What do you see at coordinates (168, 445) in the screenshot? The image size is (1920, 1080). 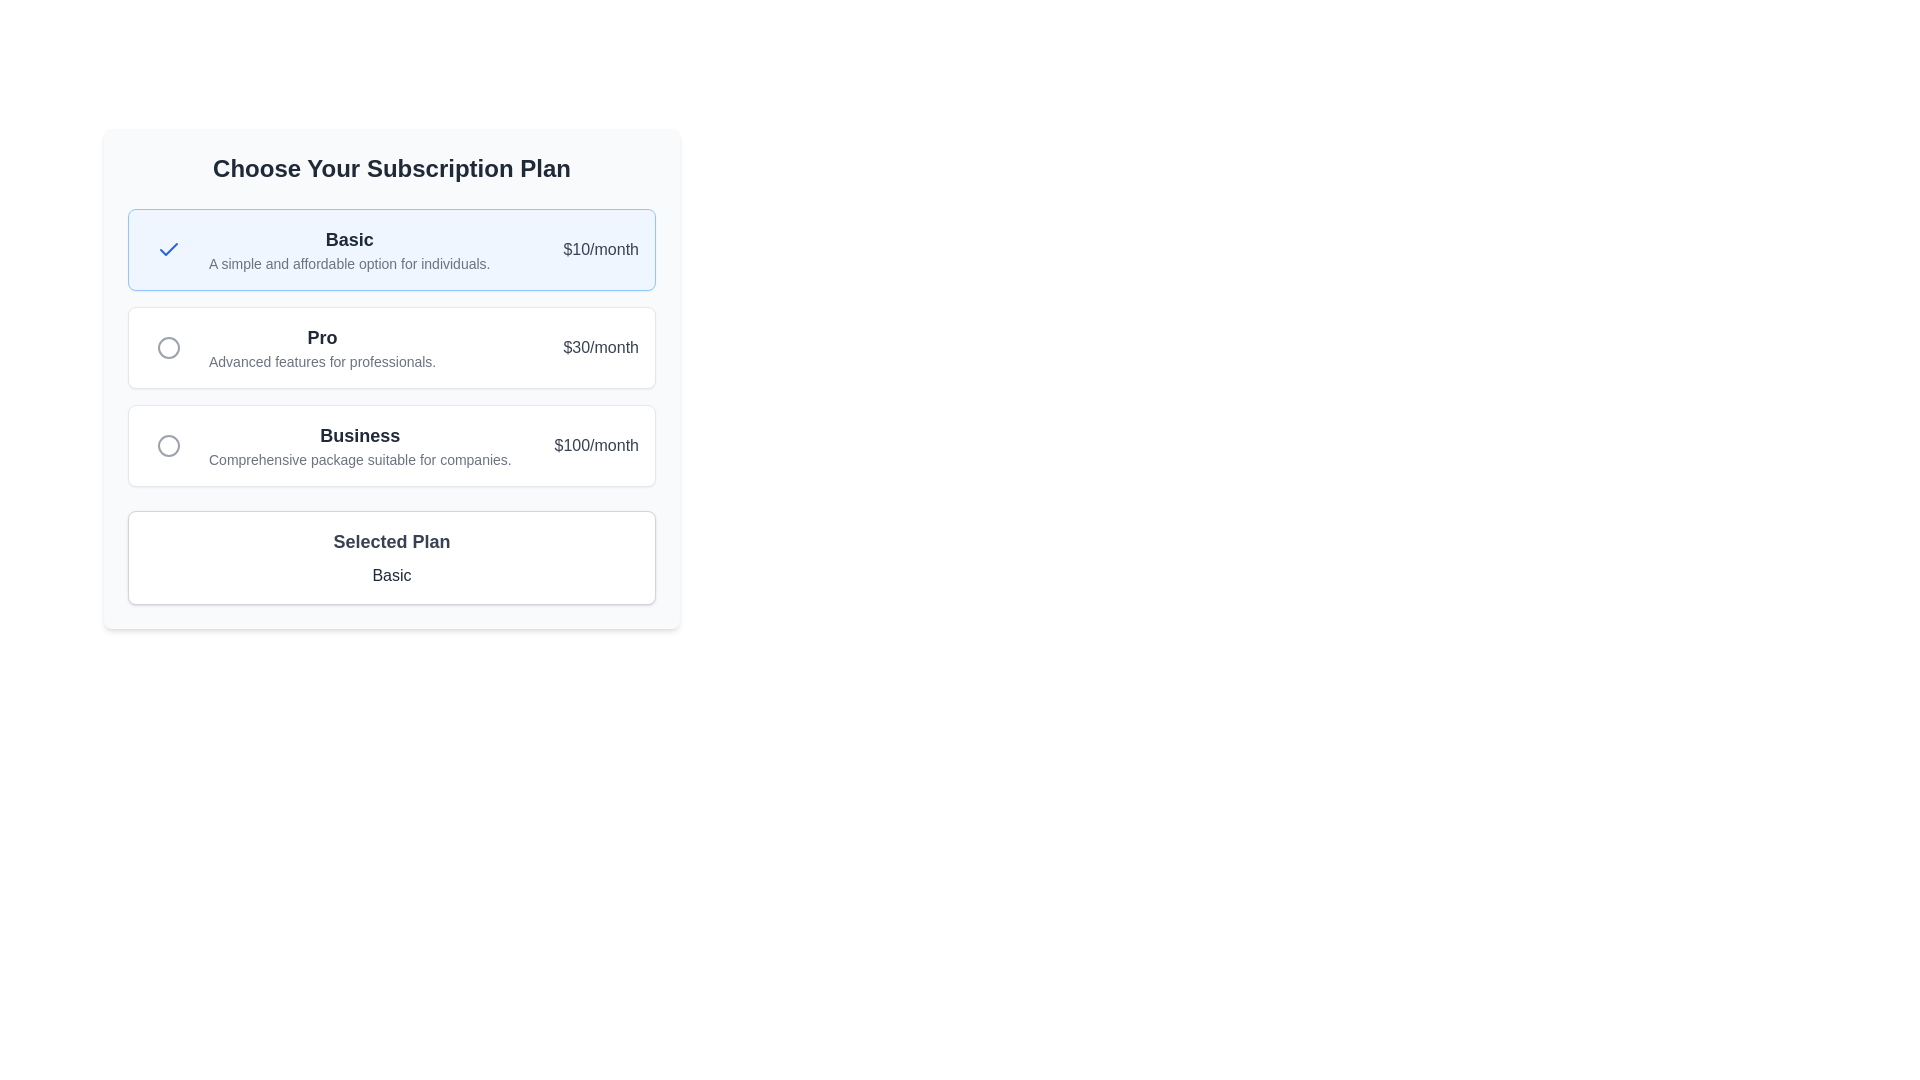 I see `the unselected radio button for the 'Business' subscription plan located to the left of the 'Business' option in the subscription plan selection interface` at bounding box center [168, 445].